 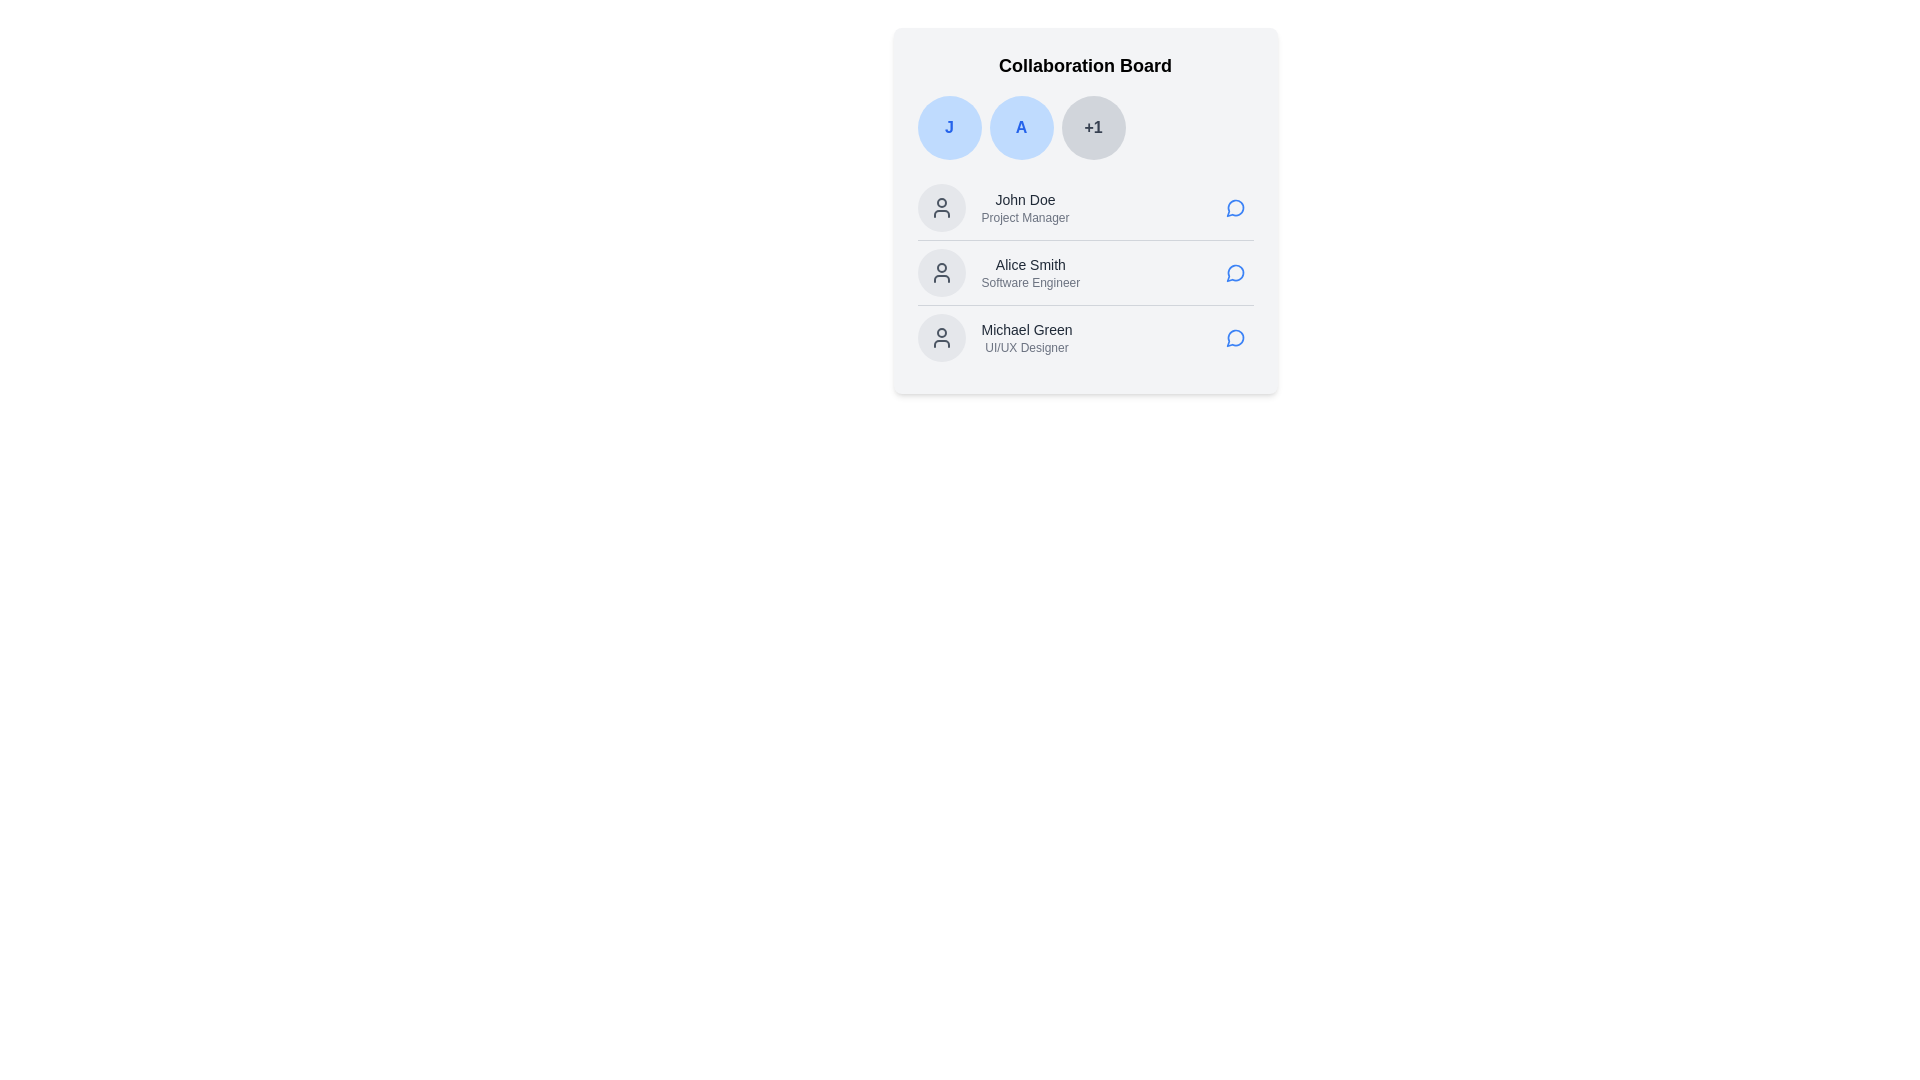 What do you see at coordinates (1027, 337) in the screenshot?
I see `the text label component displaying 'Michael Green' and 'UI/UX Designer' located on the last row of the collaborators list in the 'Collaboration Board' card` at bounding box center [1027, 337].